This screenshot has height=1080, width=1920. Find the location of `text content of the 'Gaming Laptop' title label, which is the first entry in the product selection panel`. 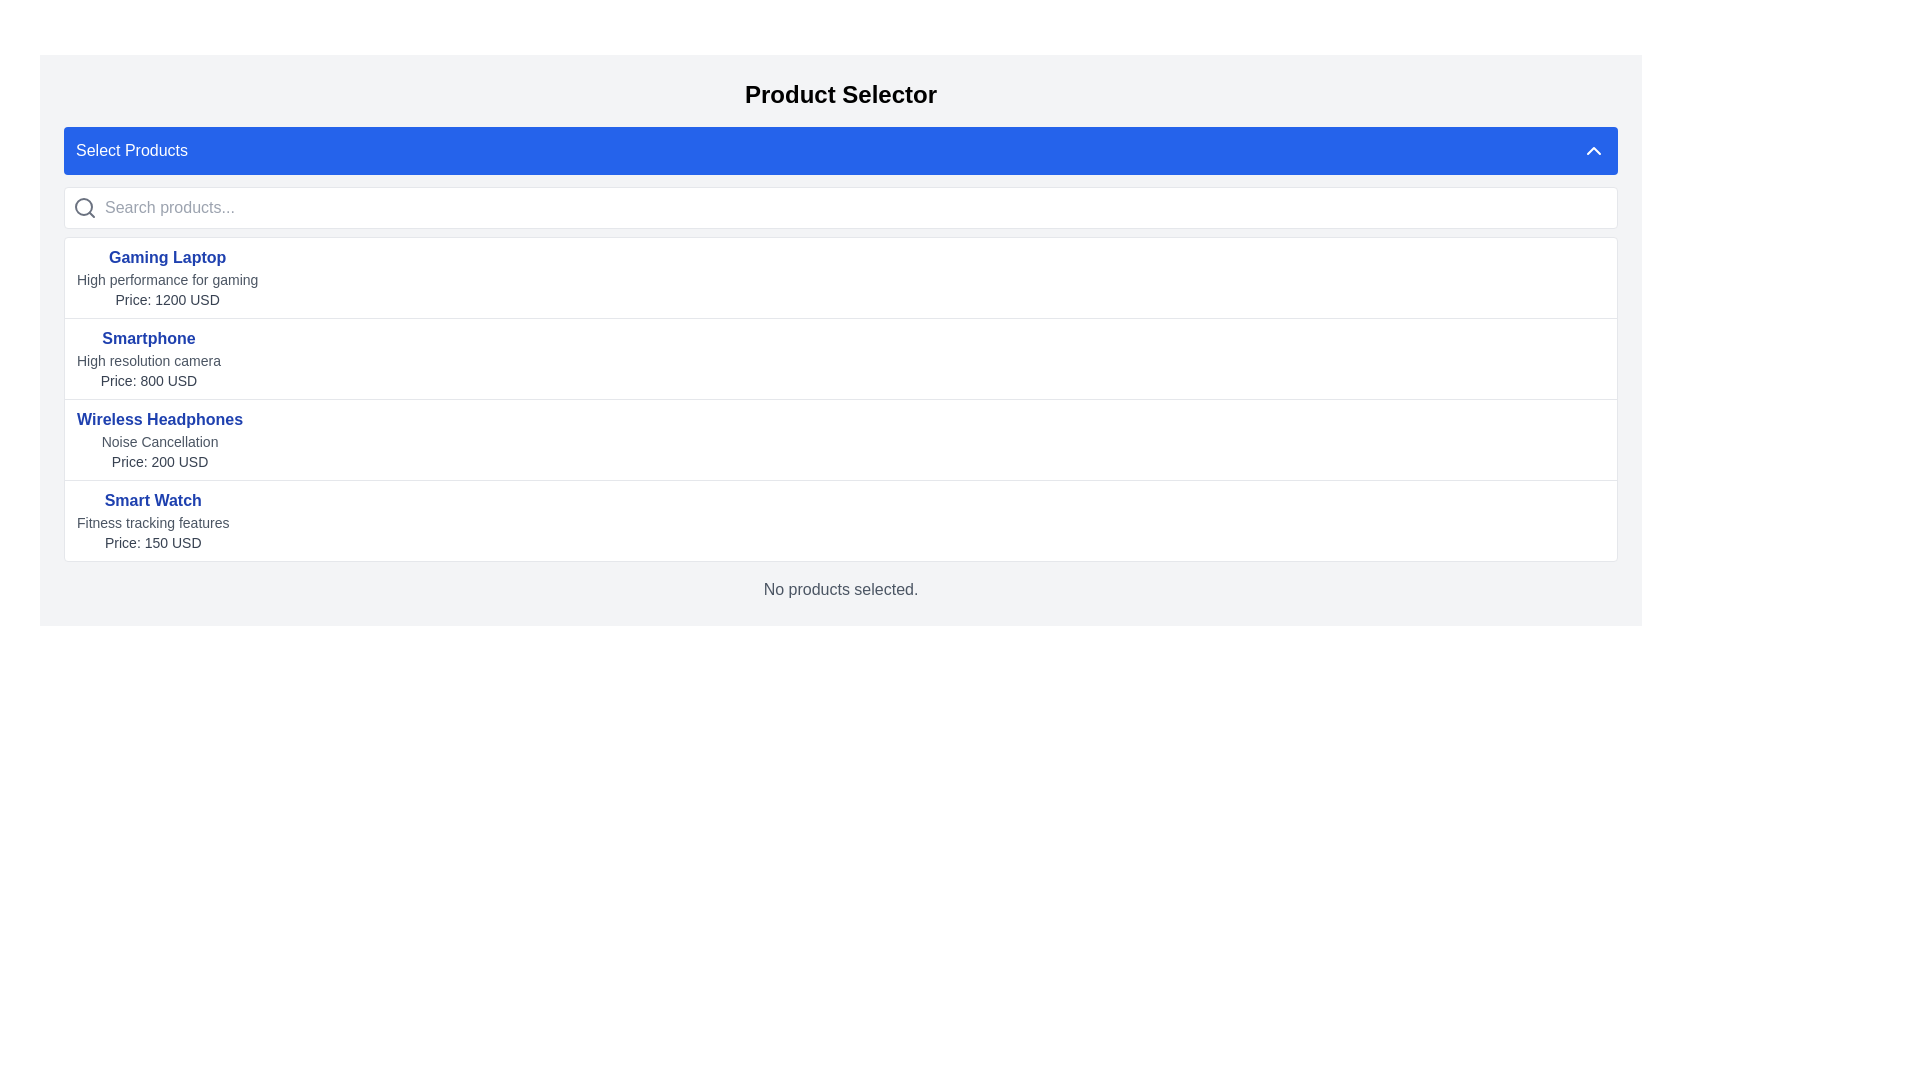

text content of the 'Gaming Laptop' title label, which is the first entry in the product selection panel is located at coordinates (167, 257).